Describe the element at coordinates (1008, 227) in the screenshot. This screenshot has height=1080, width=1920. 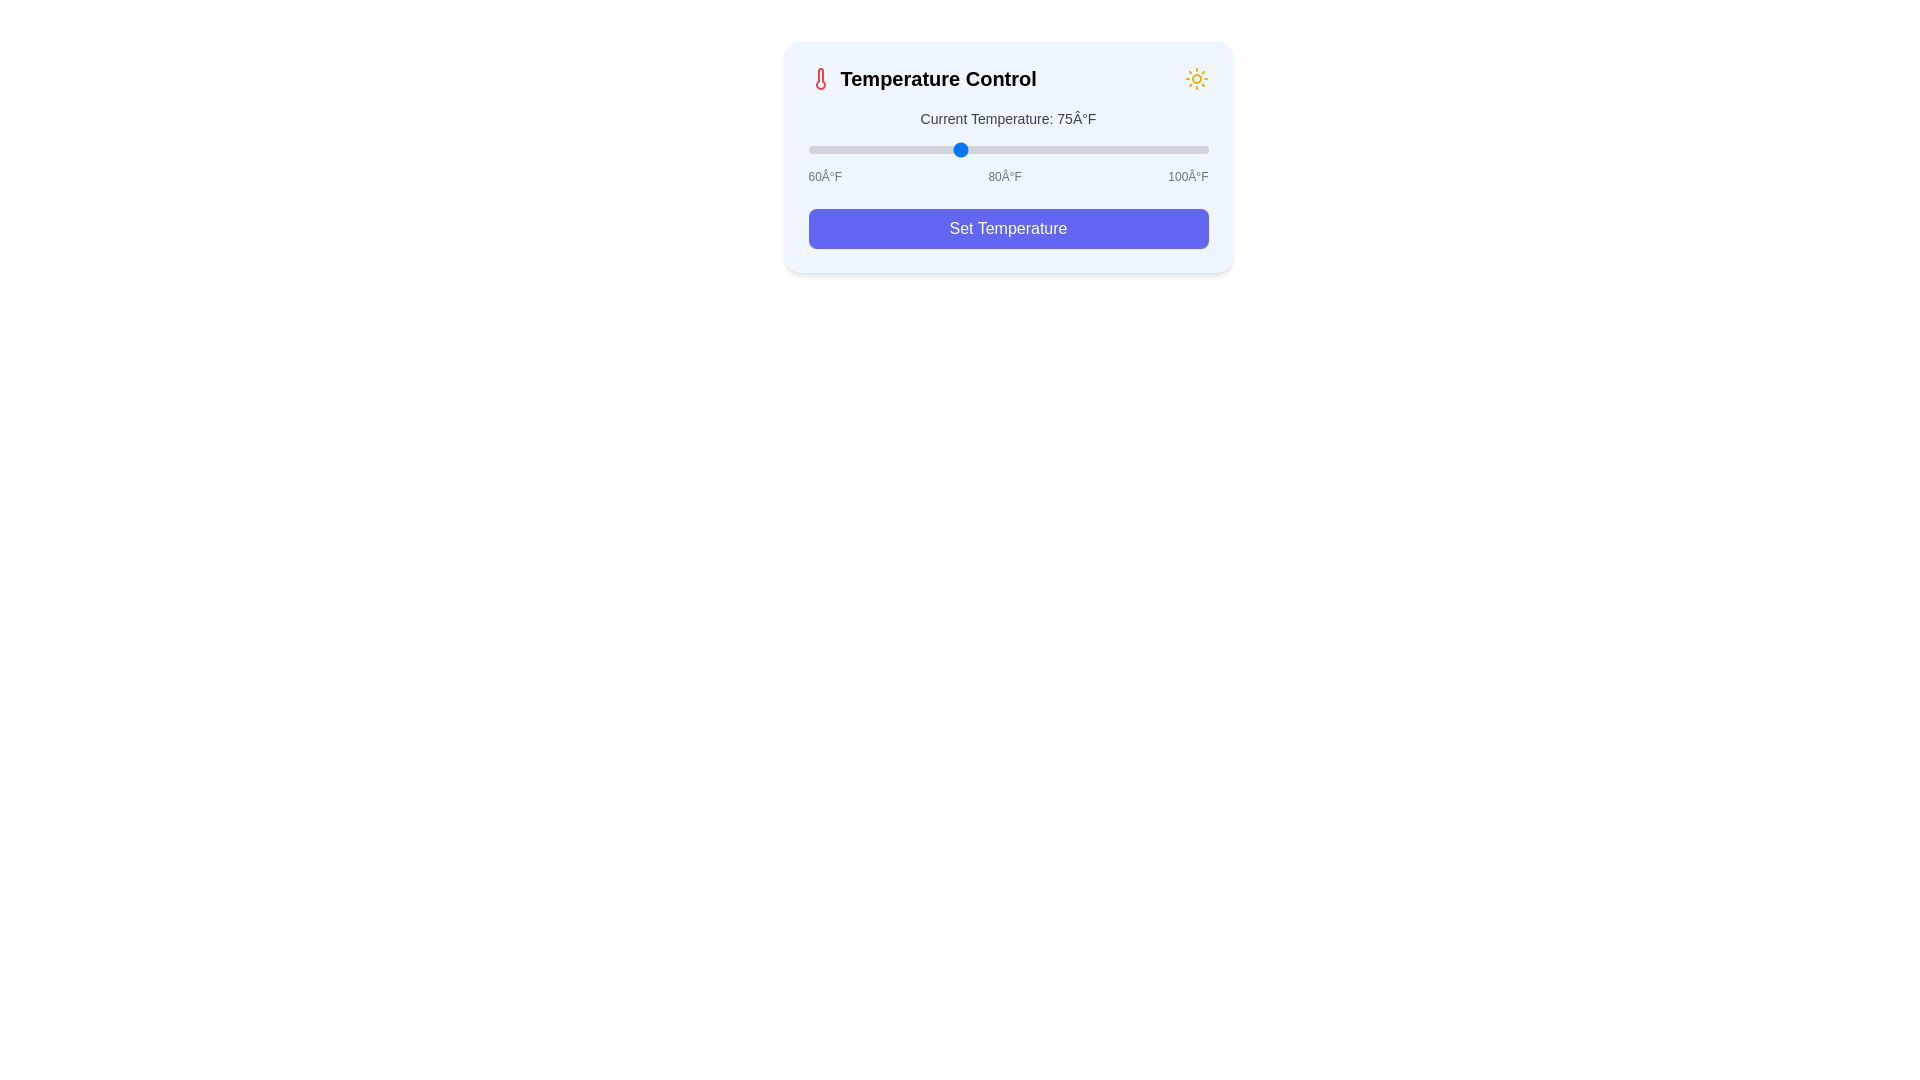
I see `the 'Set Temperature' button, which is a purple rectangular button with white text, located at the bottom of the 'Temperature Control' card` at that location.